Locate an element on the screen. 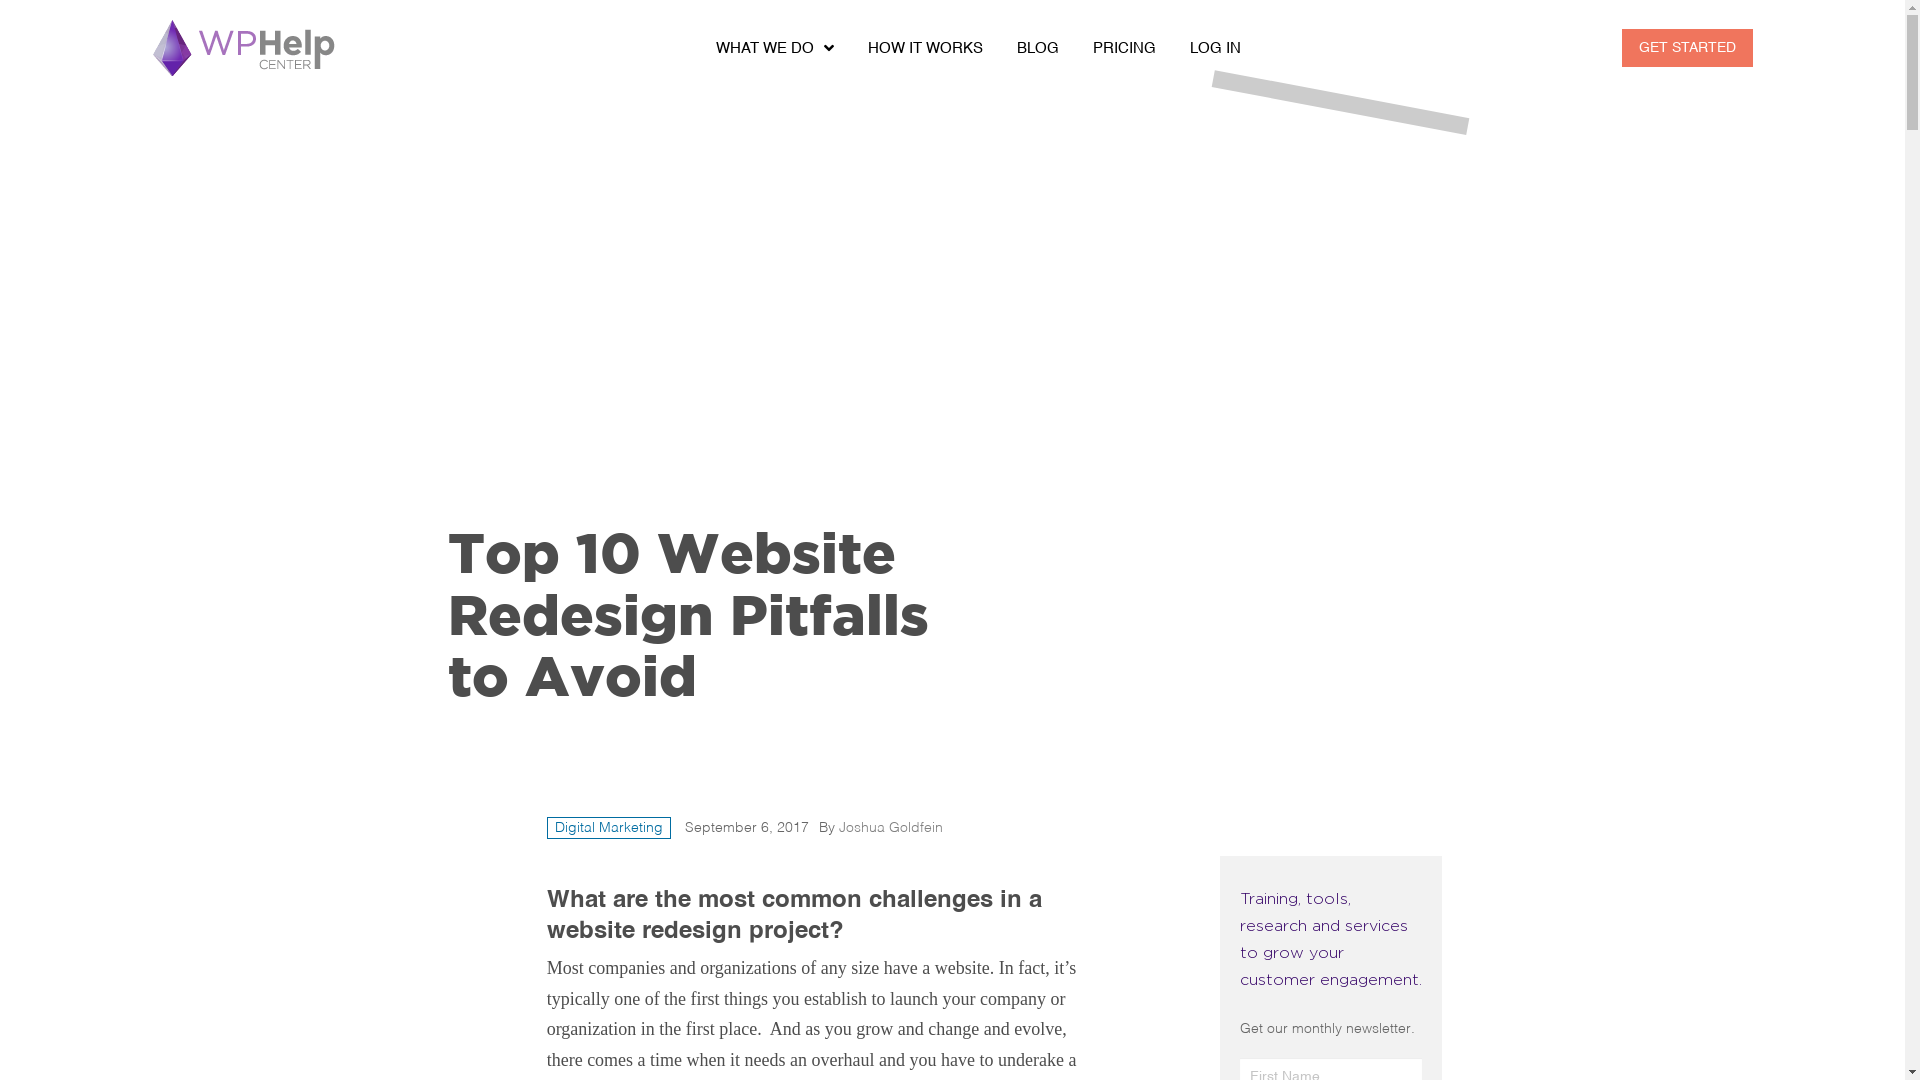 The image size is (1920, 1080). 'Joshua Goldfein' is located at coordinates (890, 828).